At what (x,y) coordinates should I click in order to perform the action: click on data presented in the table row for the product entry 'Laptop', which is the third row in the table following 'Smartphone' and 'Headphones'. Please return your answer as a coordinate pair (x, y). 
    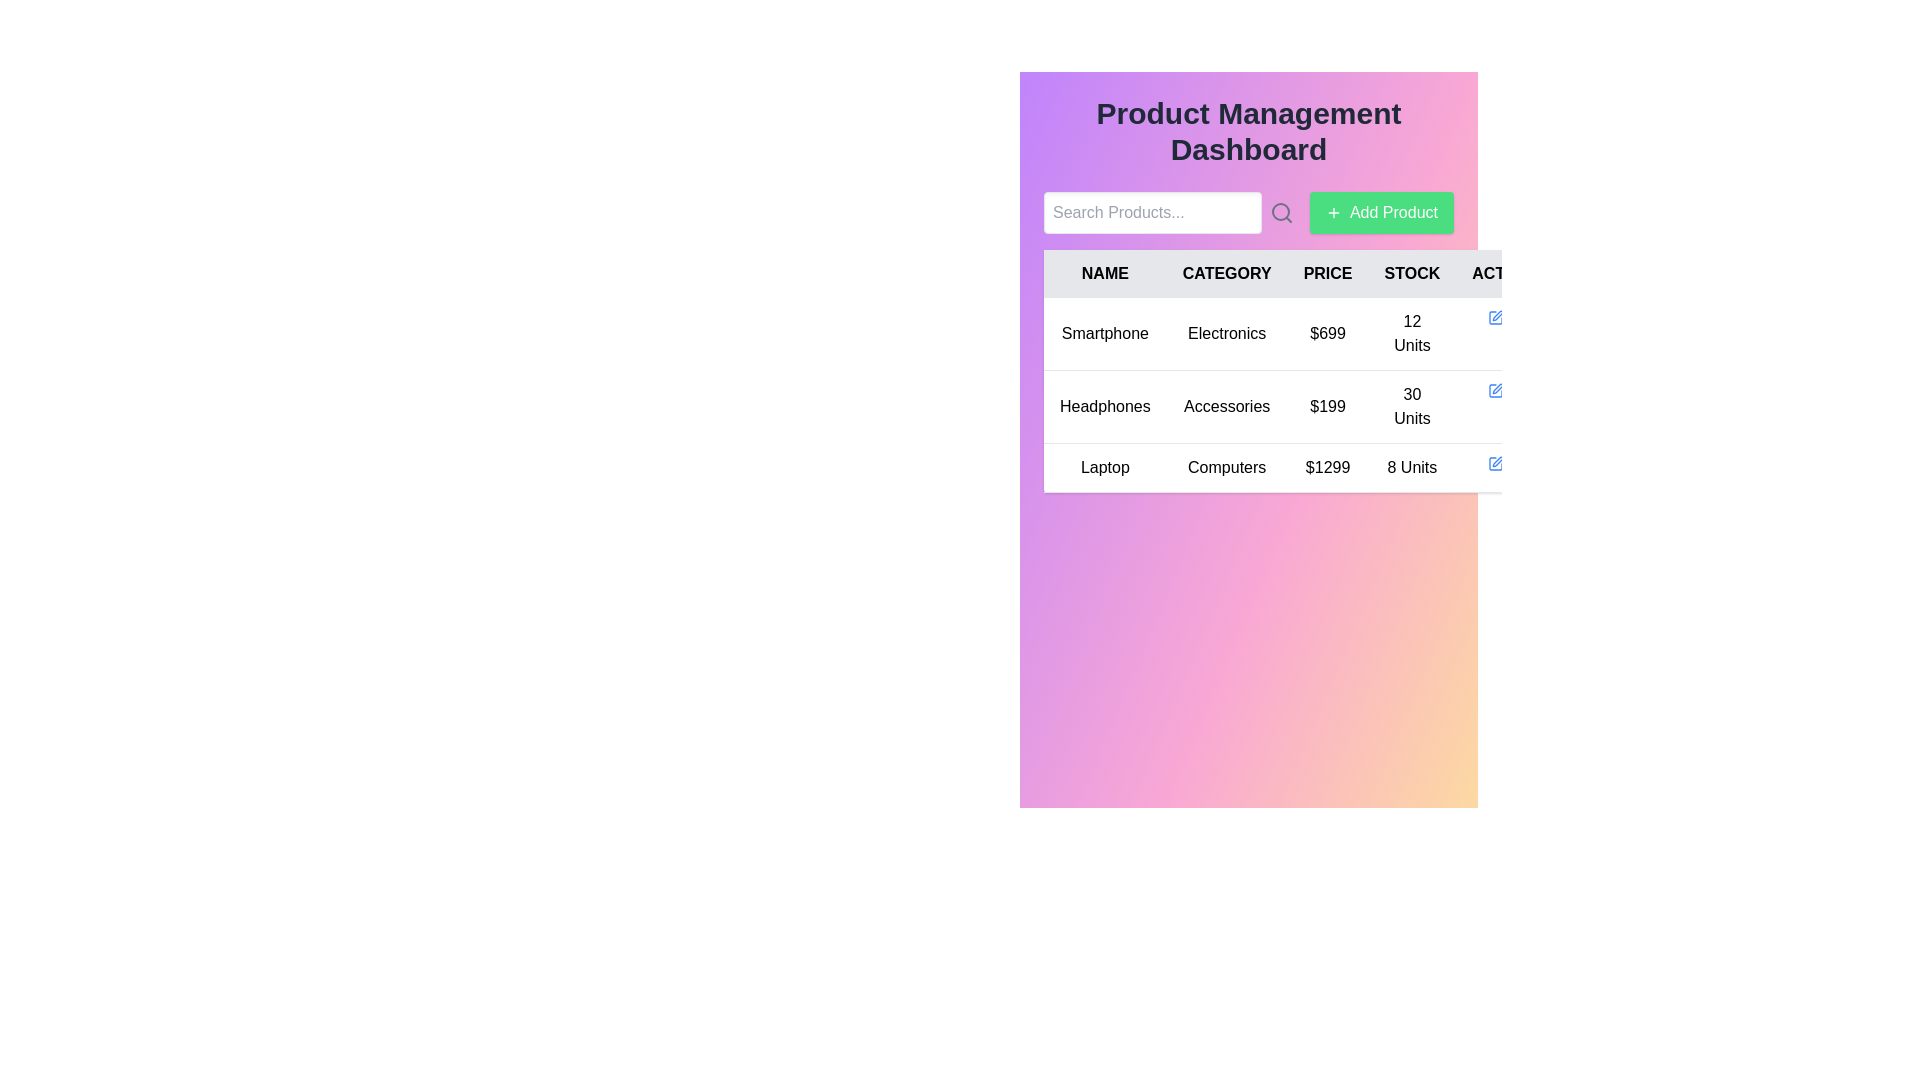
    Looking at the image, I should click on (1302, 467).